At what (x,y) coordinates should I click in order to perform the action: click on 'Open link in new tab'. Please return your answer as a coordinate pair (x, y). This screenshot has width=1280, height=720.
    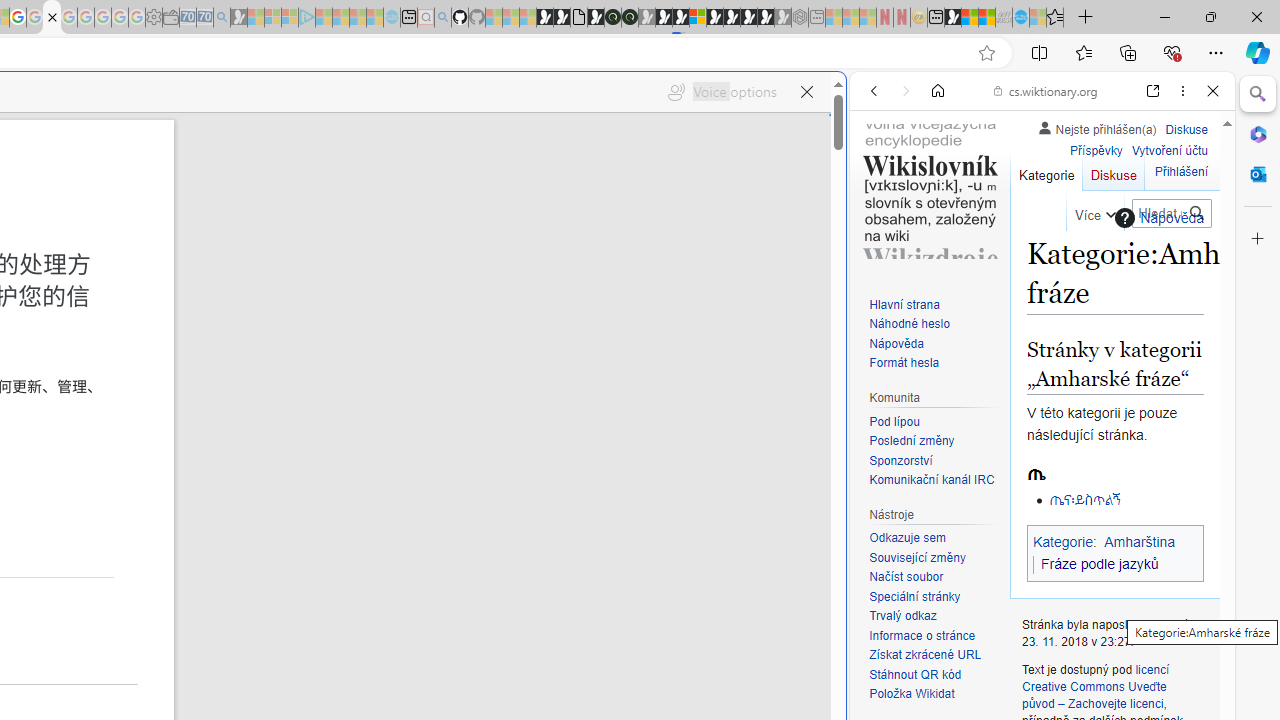
    Looking at the image, I should click on (1153, 91).